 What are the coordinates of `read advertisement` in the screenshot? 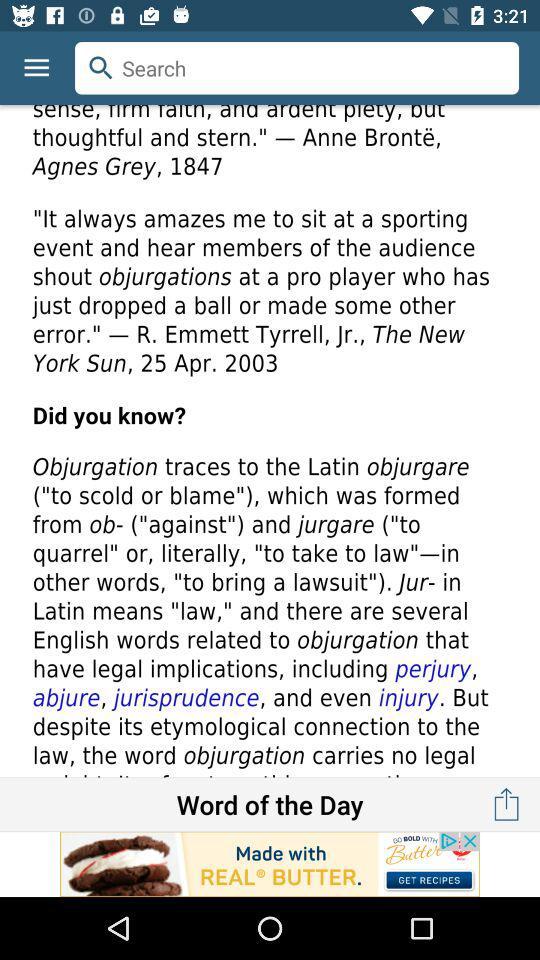 It's located at (270, 863).